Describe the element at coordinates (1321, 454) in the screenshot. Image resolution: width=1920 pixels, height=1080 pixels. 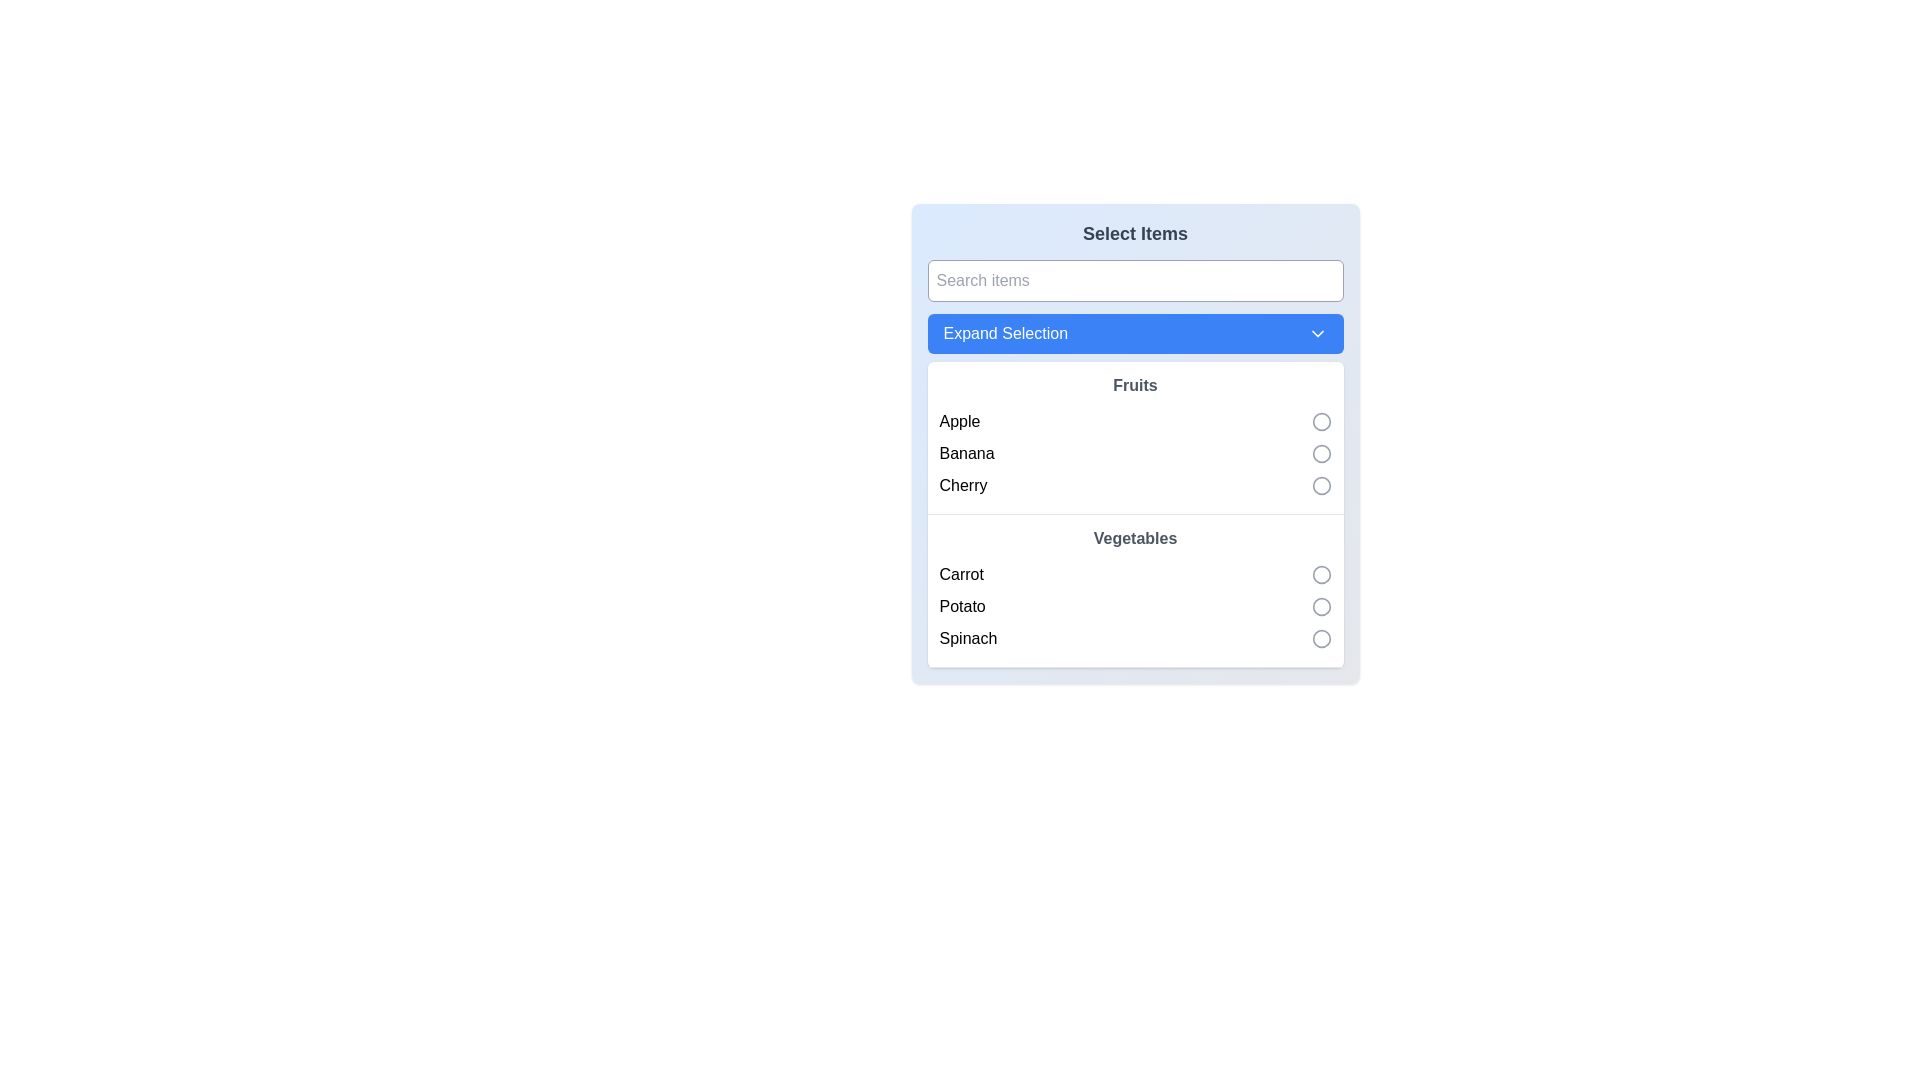
I see `the radio button next to the 'Banana' item in the 'Fruits' section` at that location.